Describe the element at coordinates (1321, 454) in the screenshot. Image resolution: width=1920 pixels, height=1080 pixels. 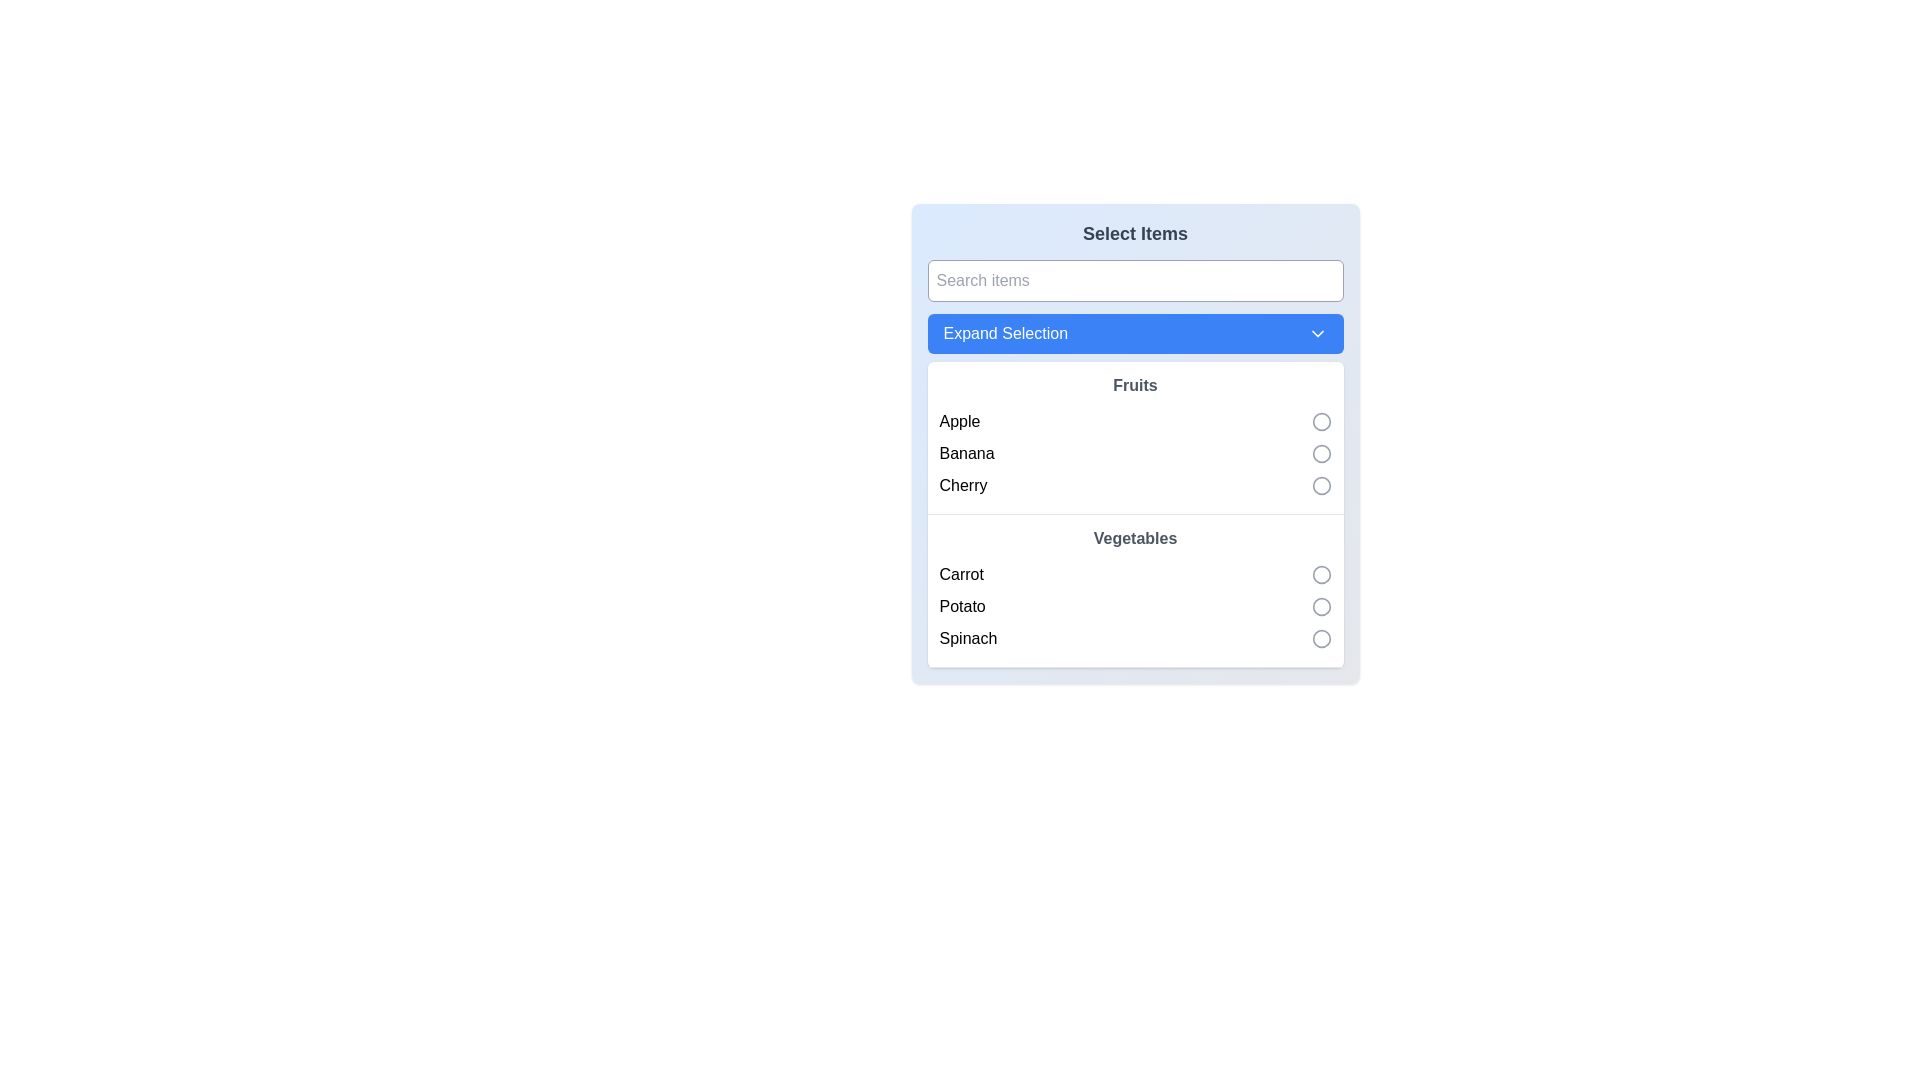
I see `the radio button next to the 'Banana' item in the 'Fruits' section` at that location.